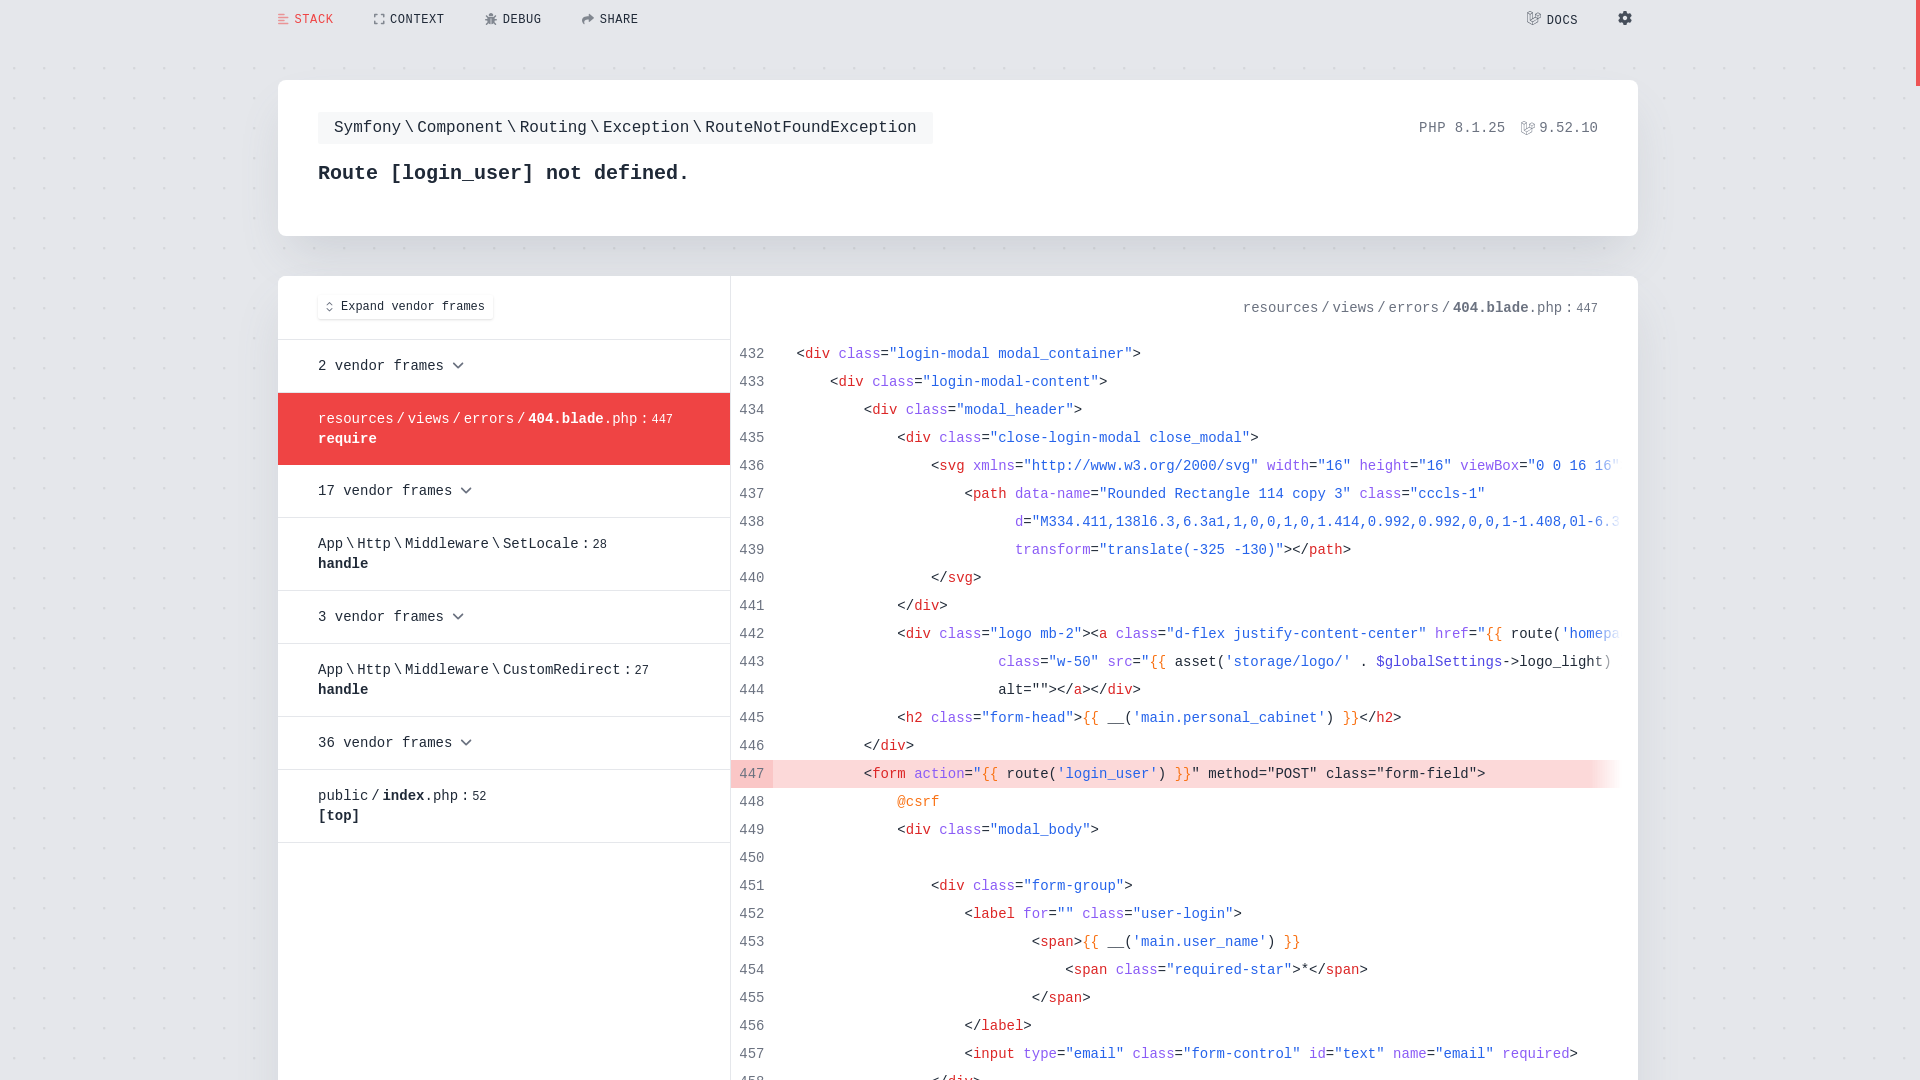 This screenshot has height=1080, width=1920. Describe the element at coordinates (609, 19) in the screenshot. I see `'SHARE'` at that location.